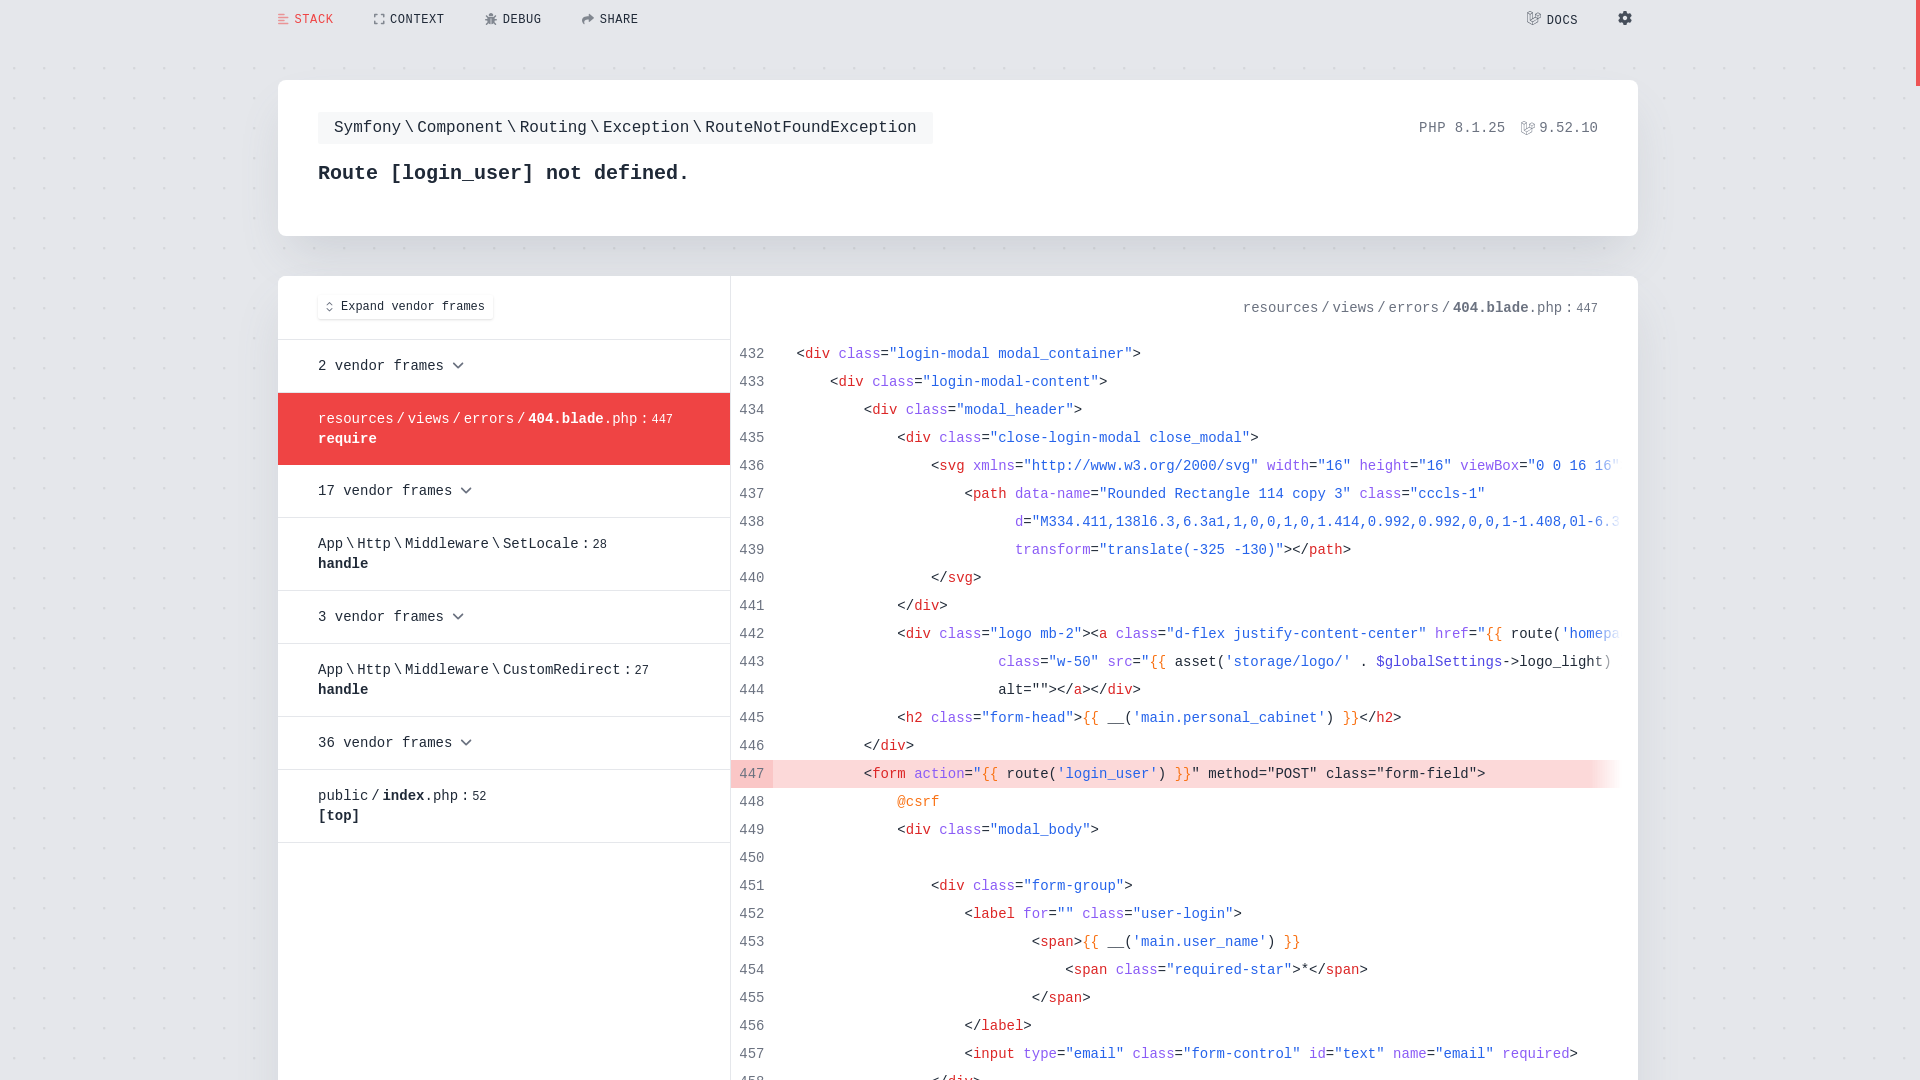 This screenshot has height=1080, width=1920. Describe the element at coordinates (609, 19) in the screenshot. I see `'SHARE'` at that location.